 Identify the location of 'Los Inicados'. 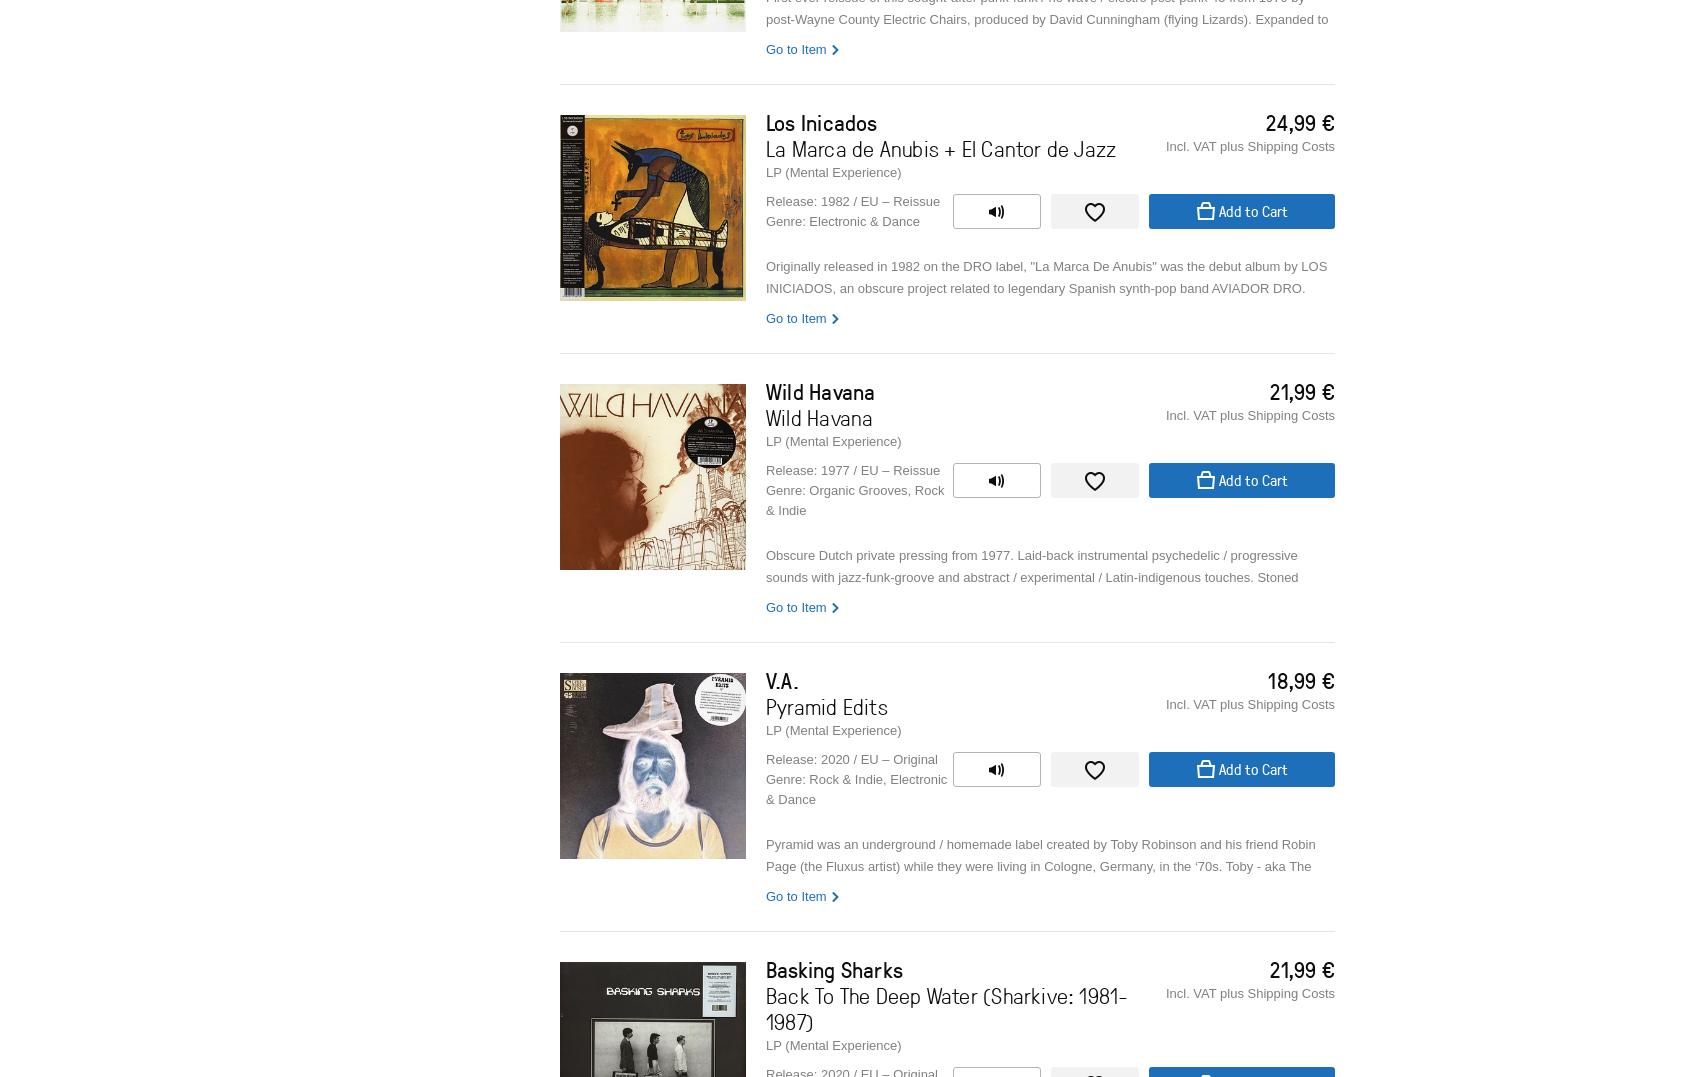
(765, 121).